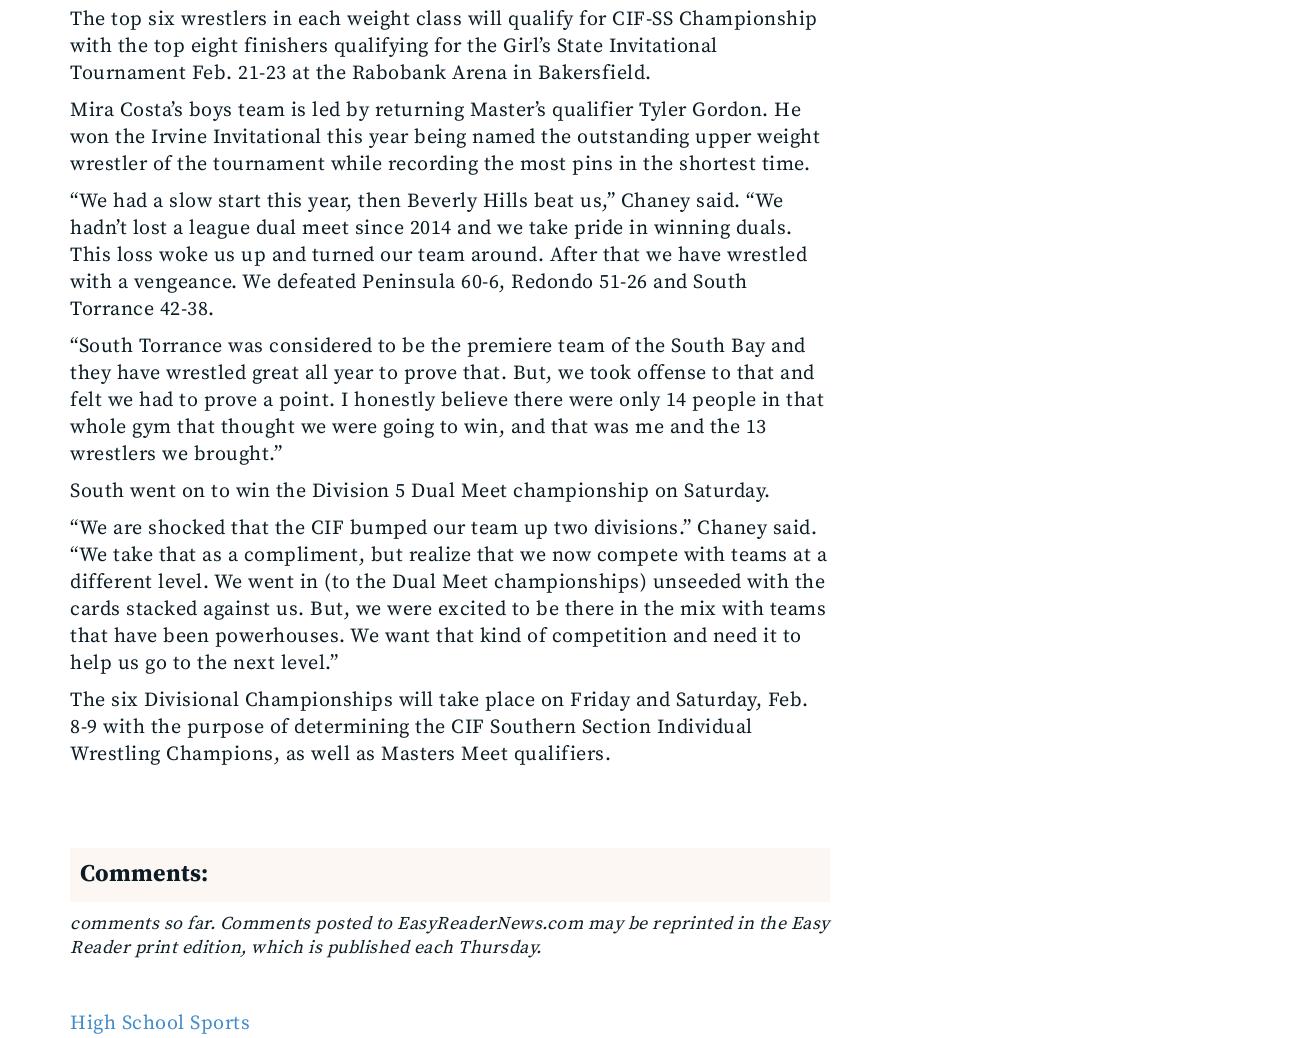 Image resolution: width=1300 pixels, height=1038 pixels. What do you see at coordinates (159, 1023) in the screenshot?
I see `'High School Sports'` at bounding box center [159, 1023].